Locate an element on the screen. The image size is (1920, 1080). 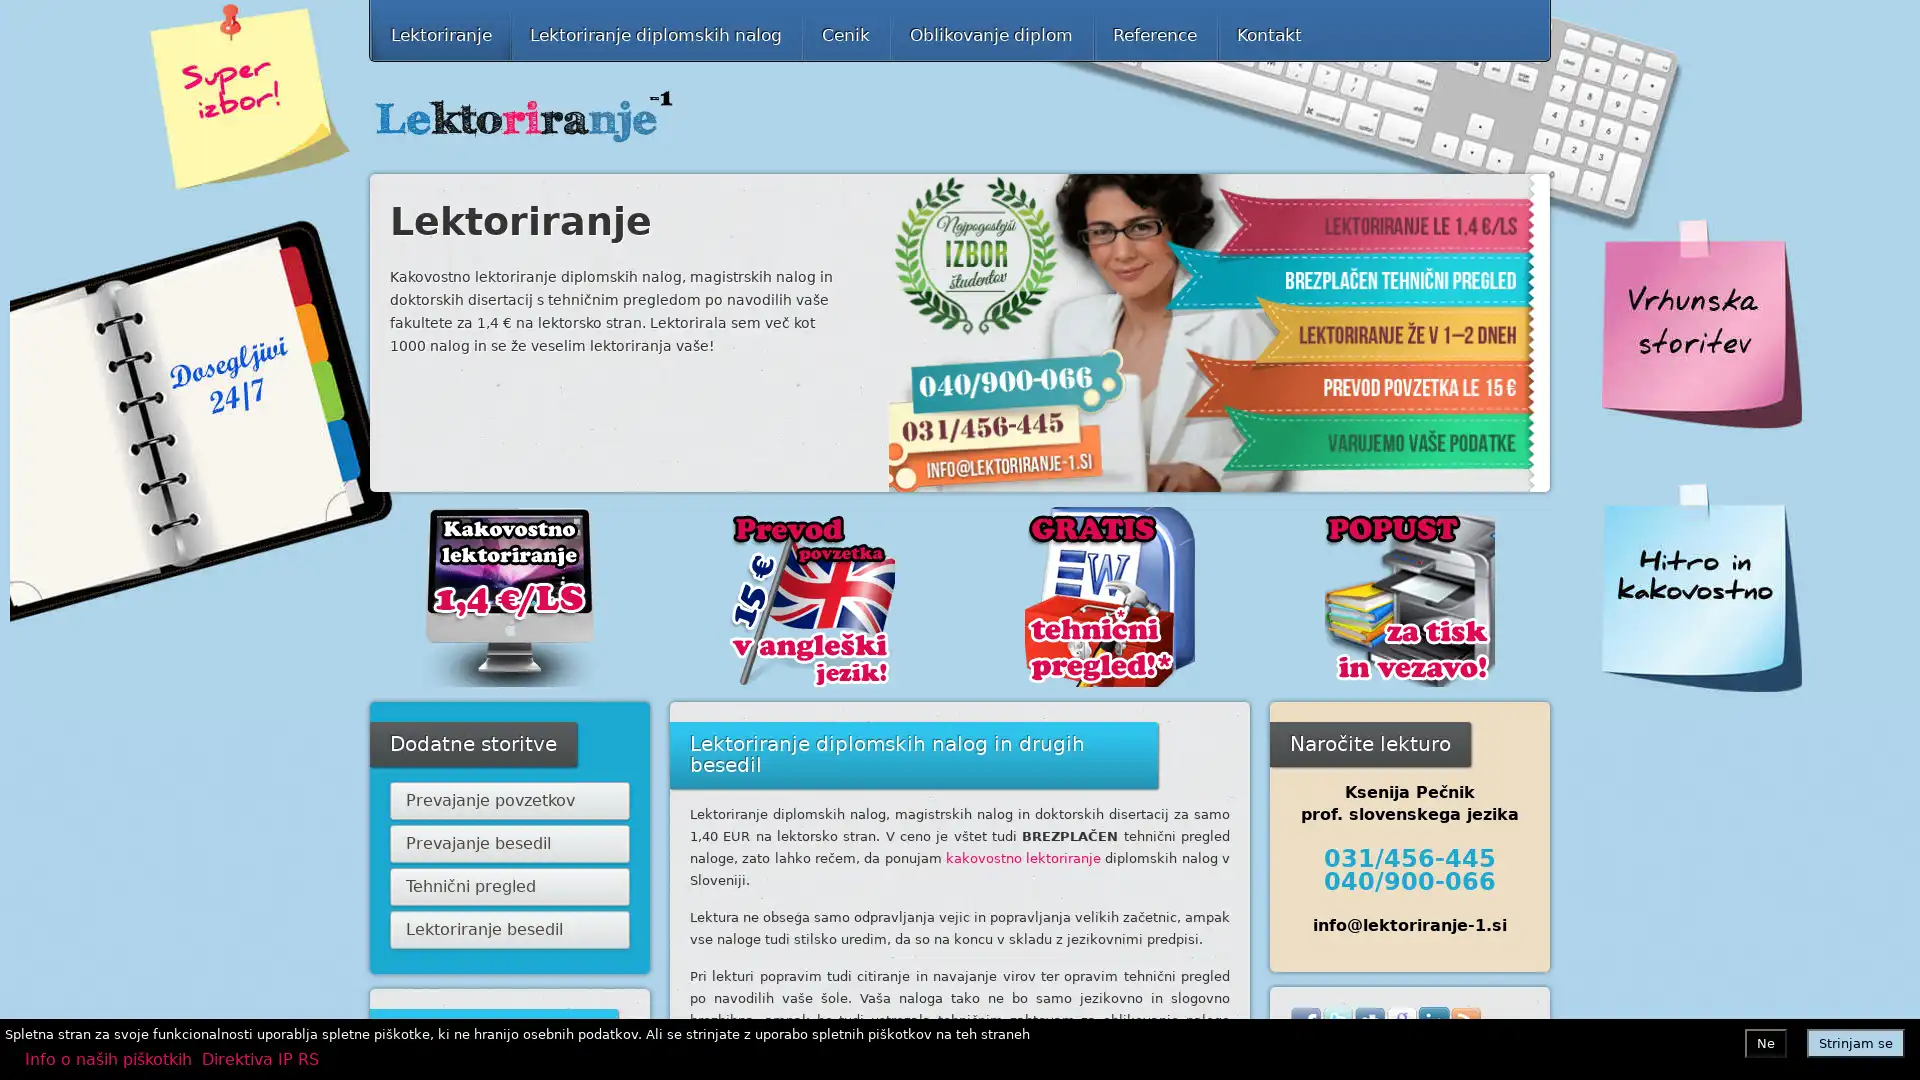
Ne is located at coordinates (1766, 1041).